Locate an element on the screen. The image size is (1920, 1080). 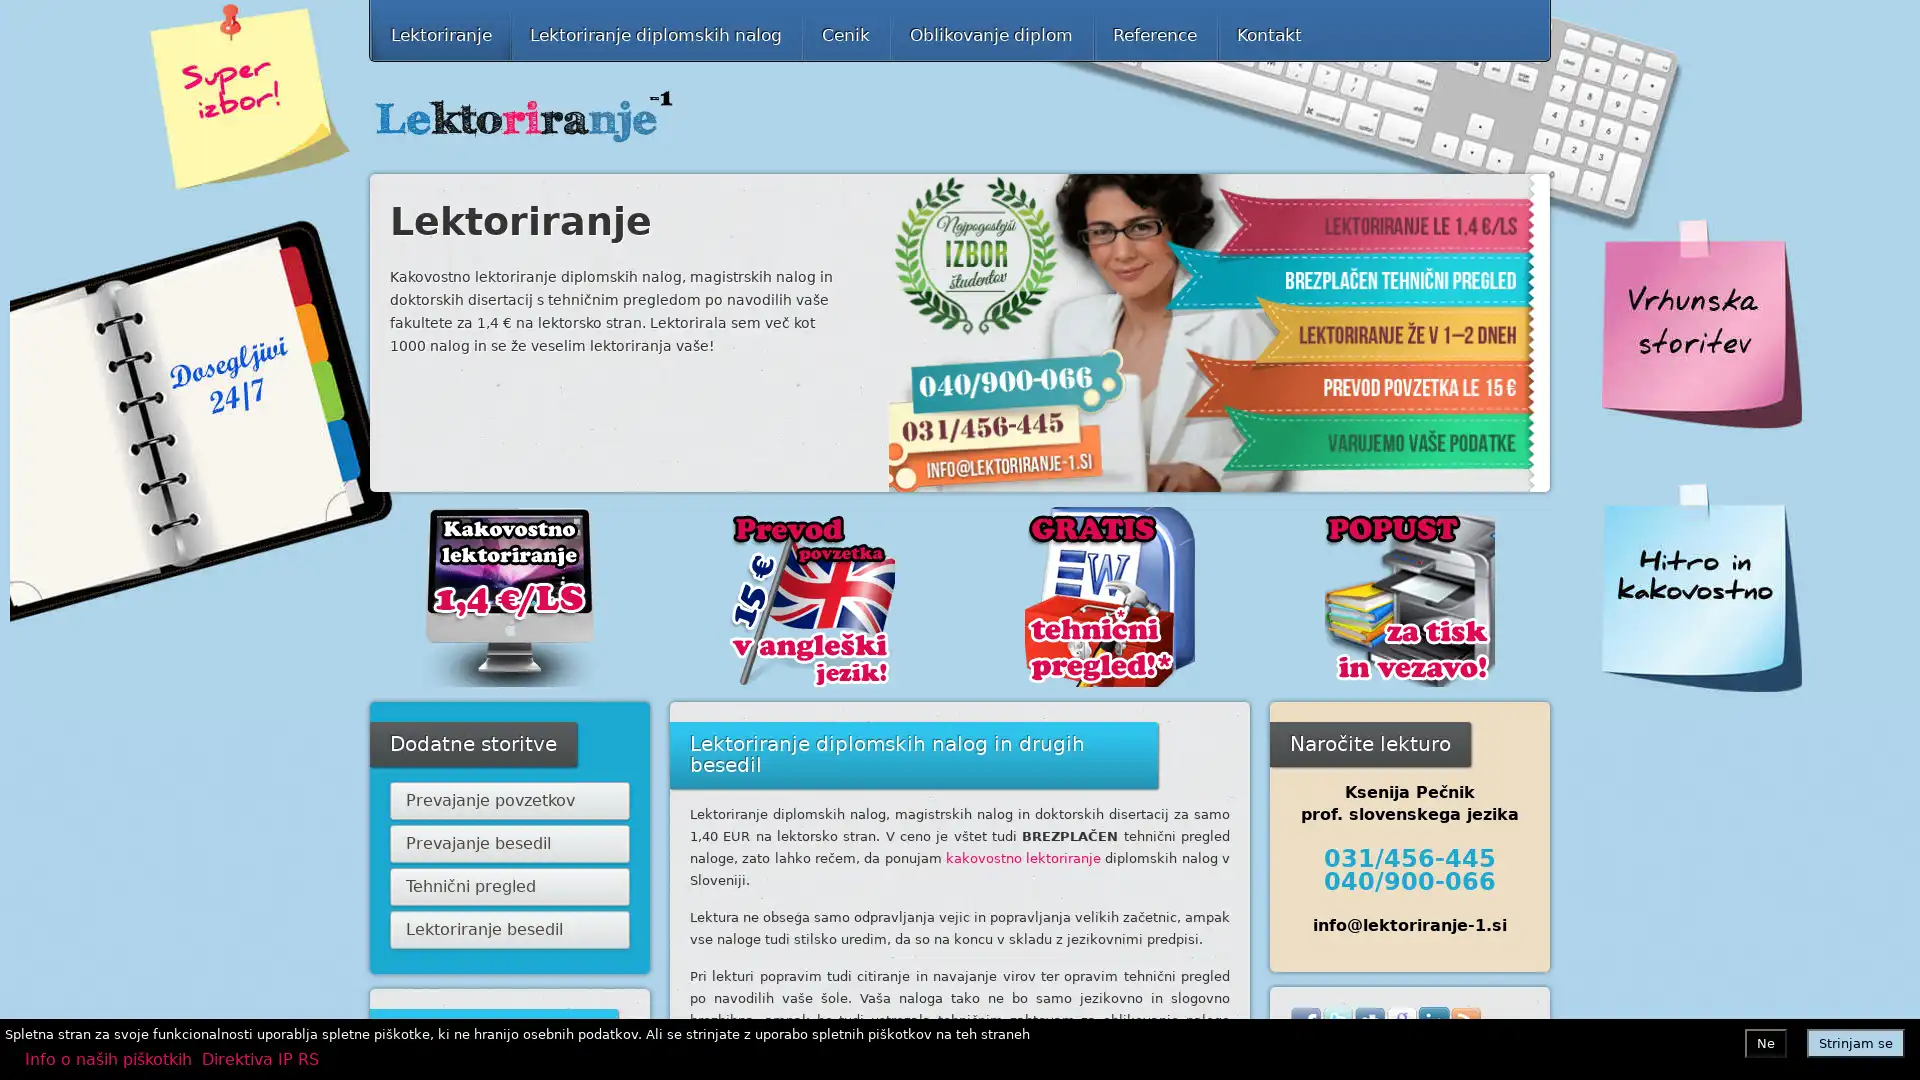
Ne is located at coordinates (1766, 1041).